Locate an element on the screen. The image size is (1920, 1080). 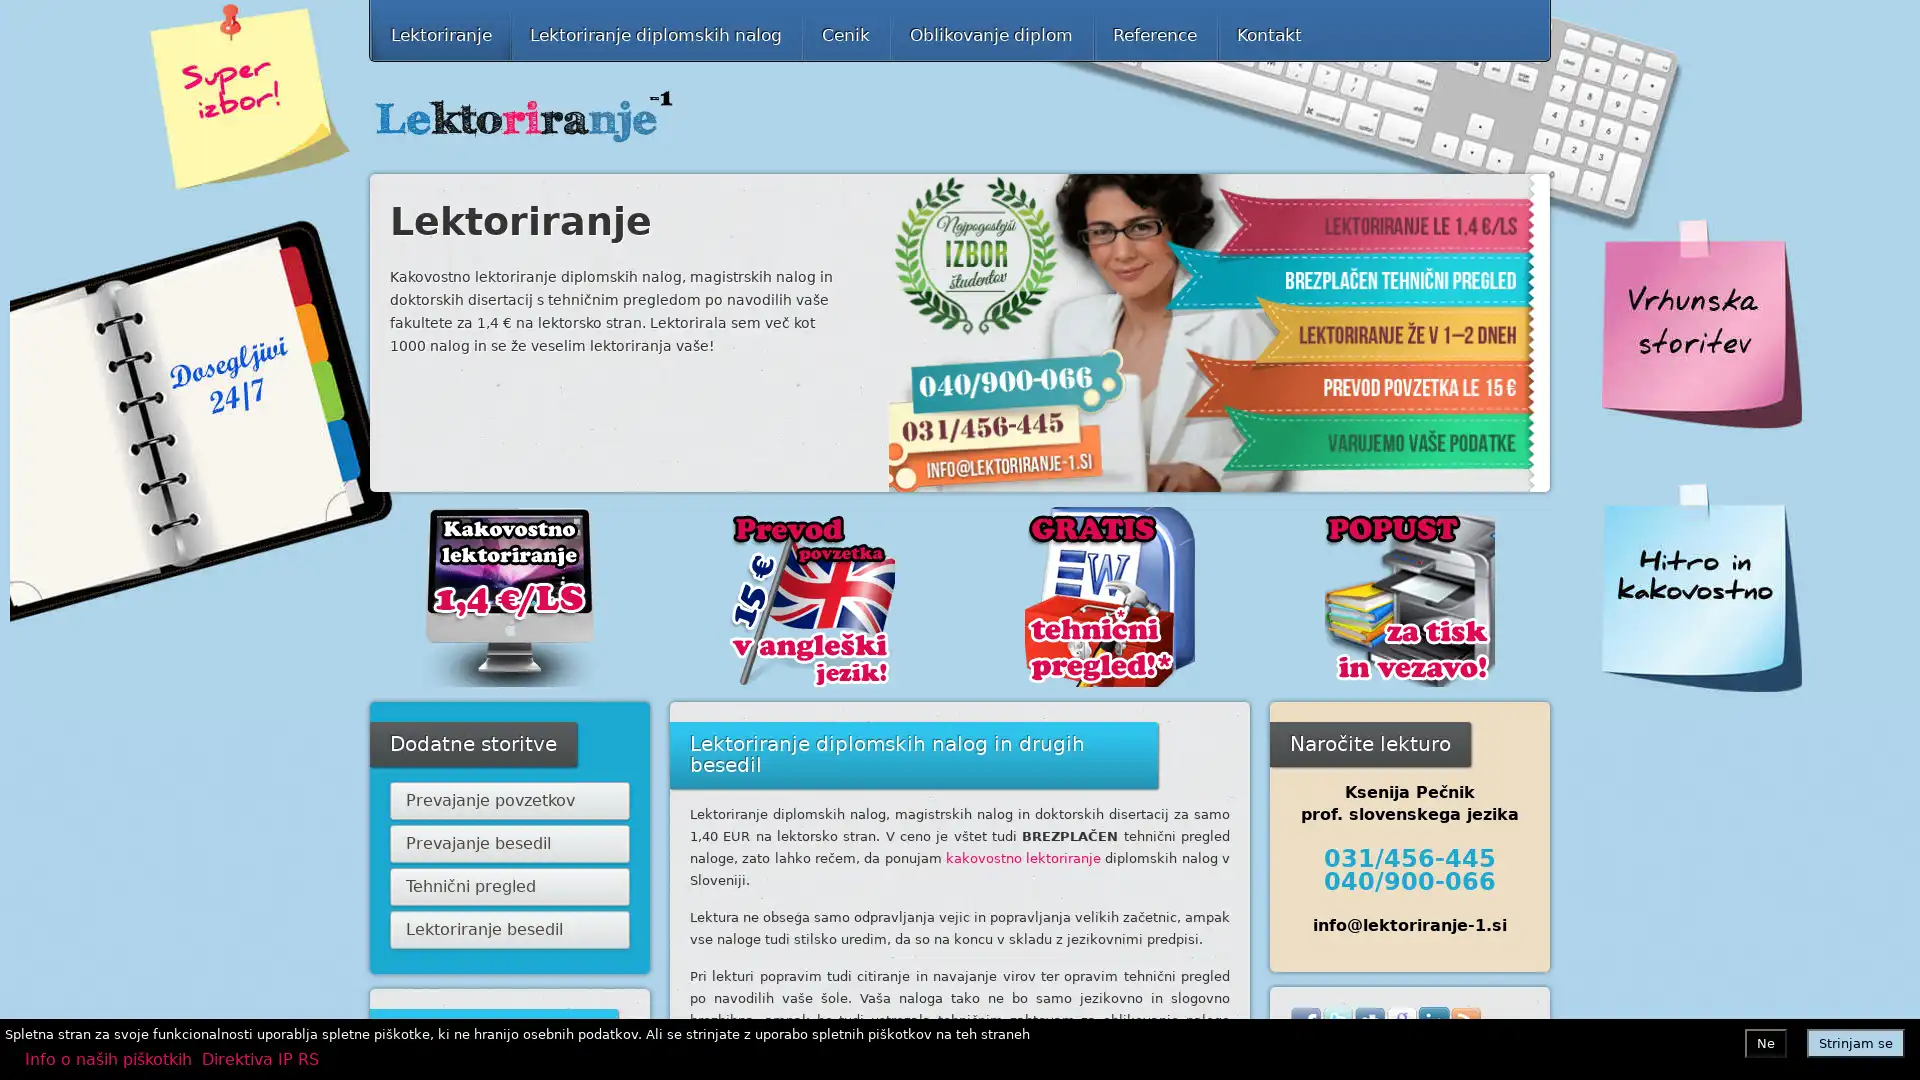
Ne is located at coordinates (1766, 1041).